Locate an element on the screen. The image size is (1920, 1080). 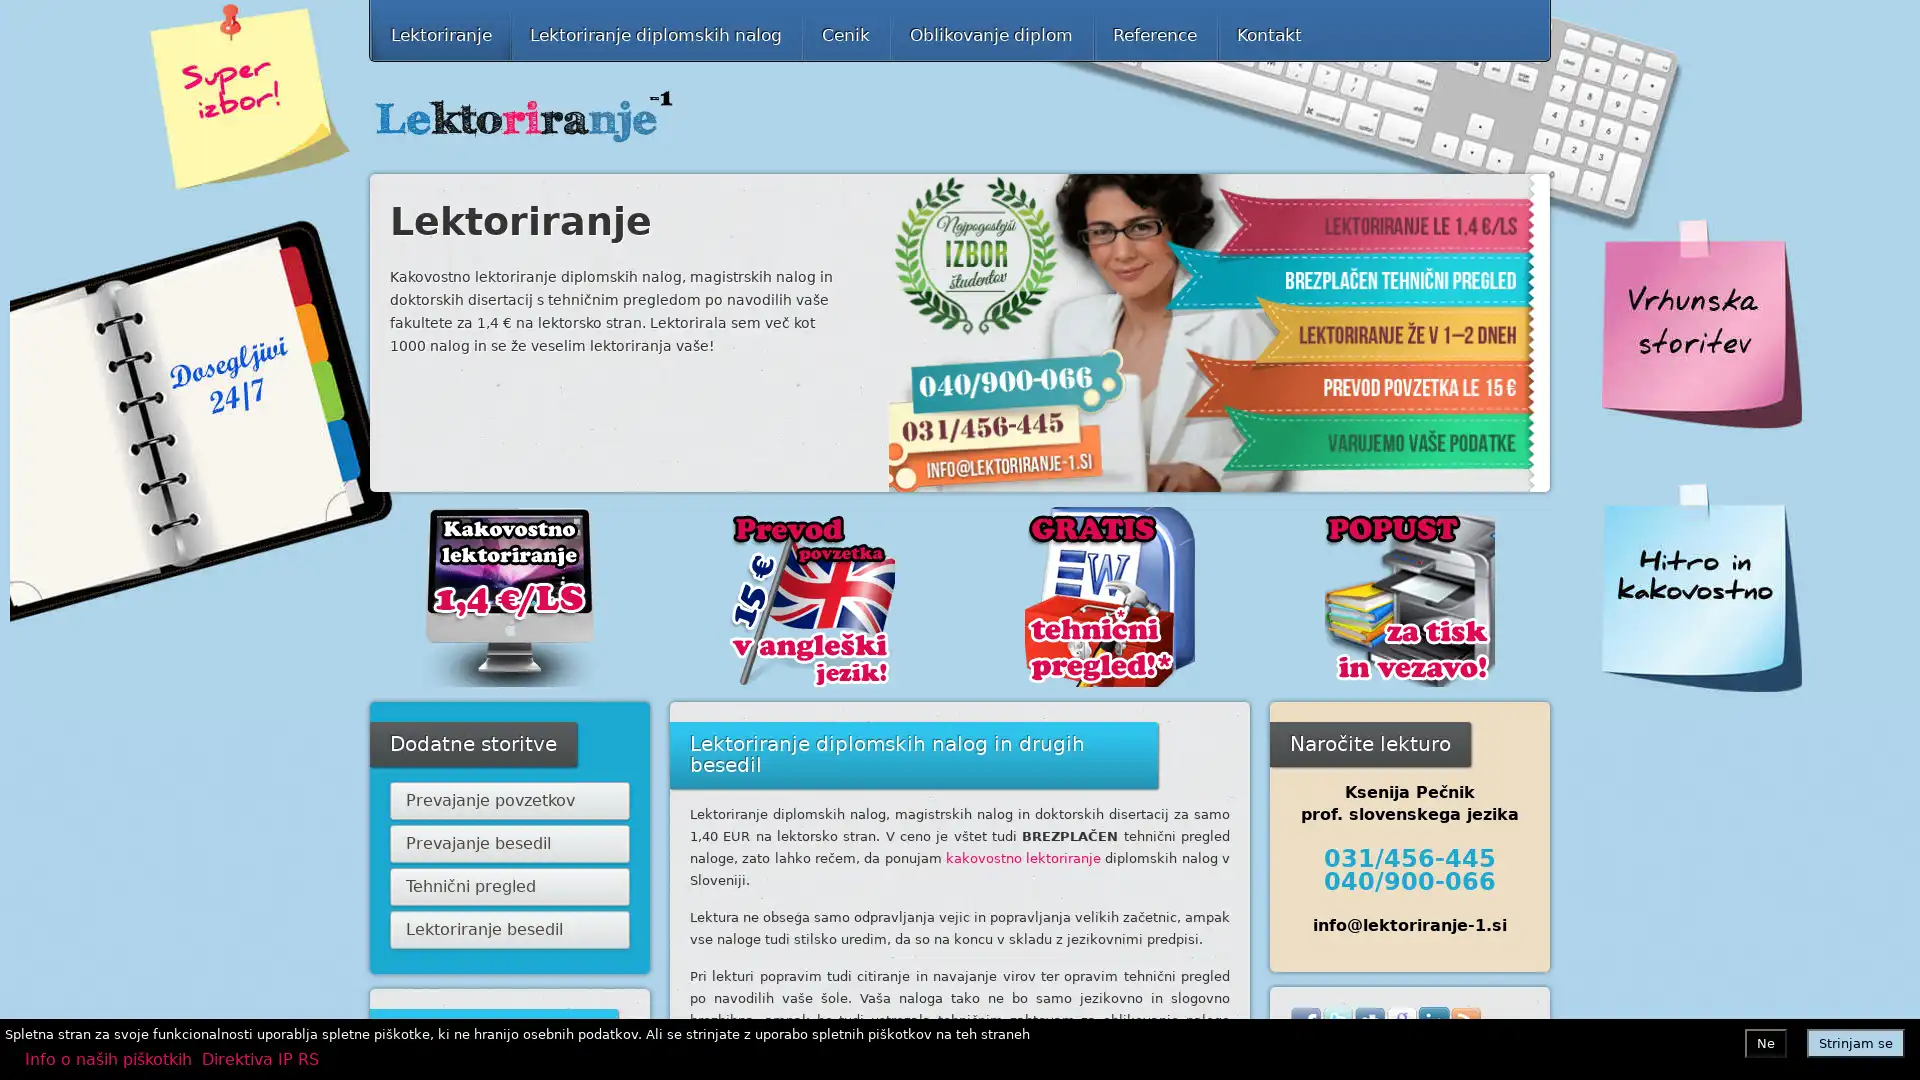
Ne is located at coordinates (1766, 1041).